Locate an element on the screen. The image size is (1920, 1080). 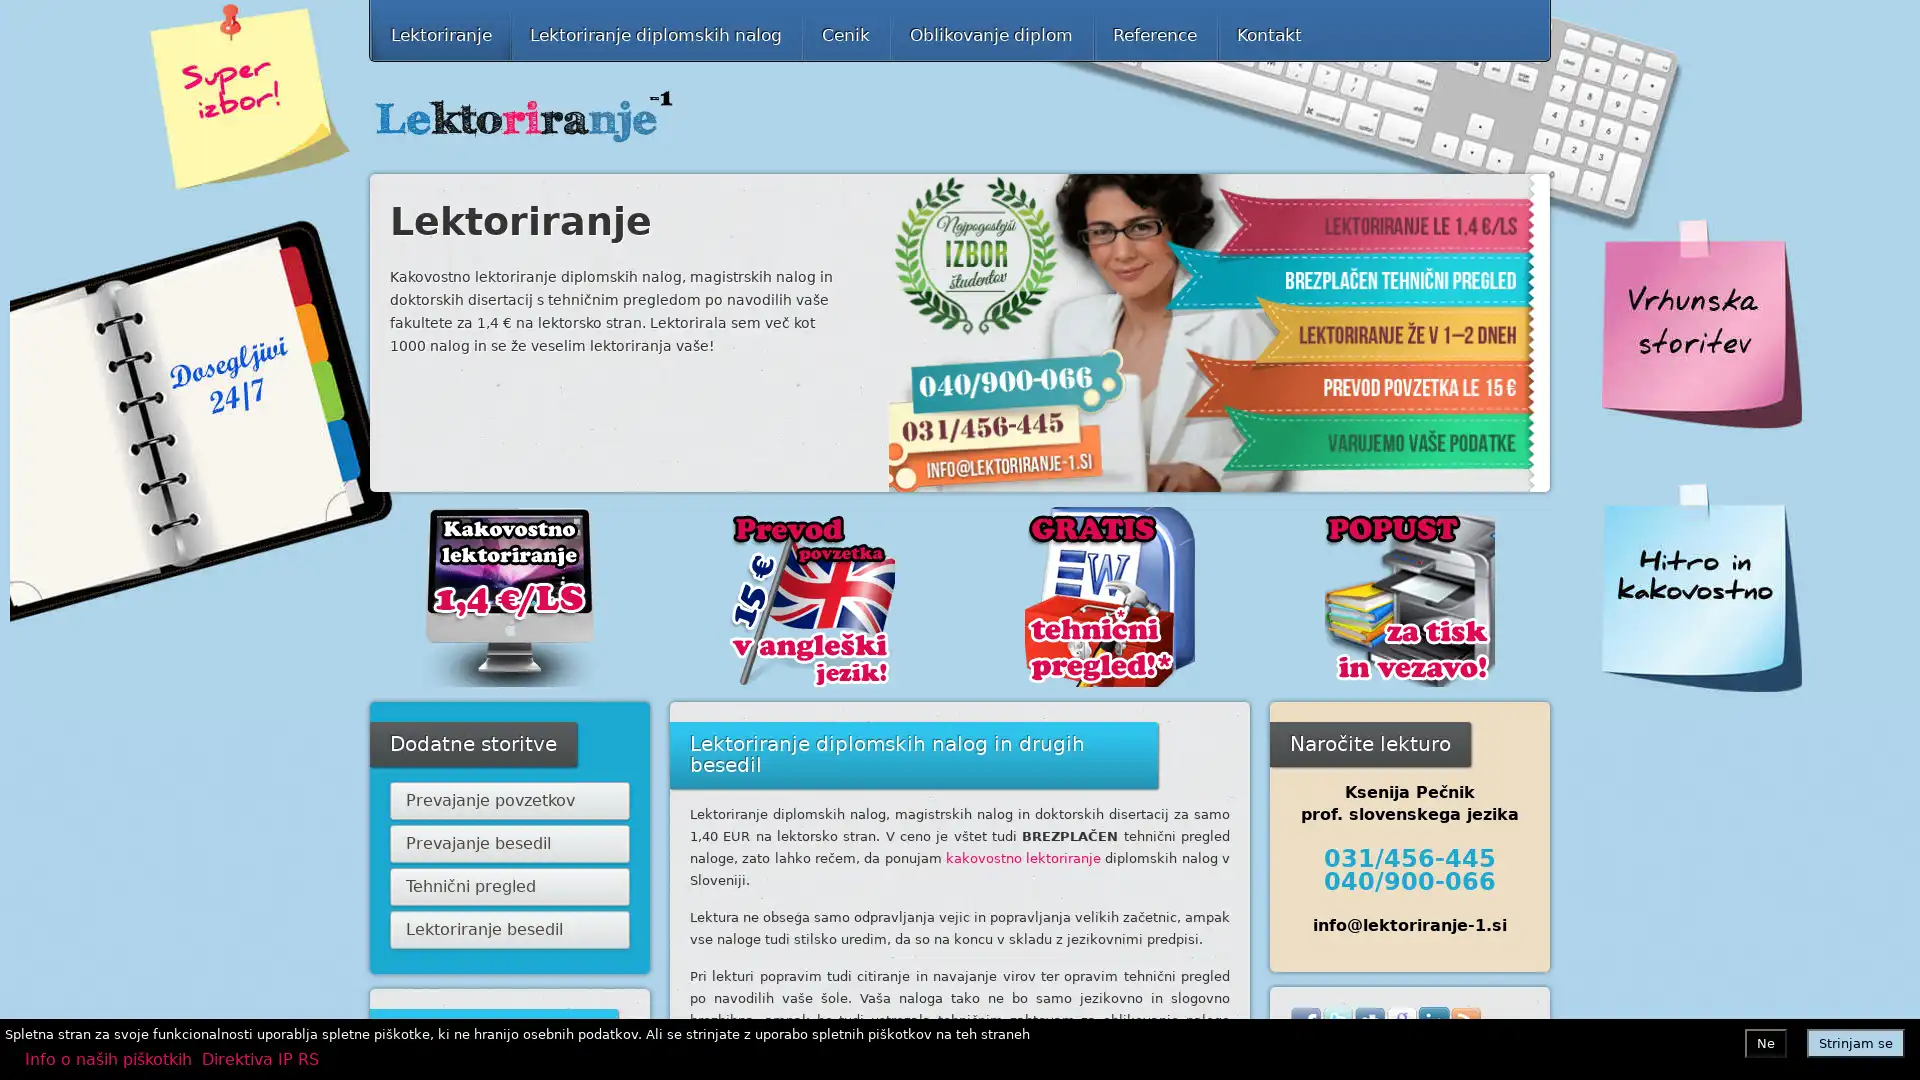
Ne is located at coordinates (1766, 1041).